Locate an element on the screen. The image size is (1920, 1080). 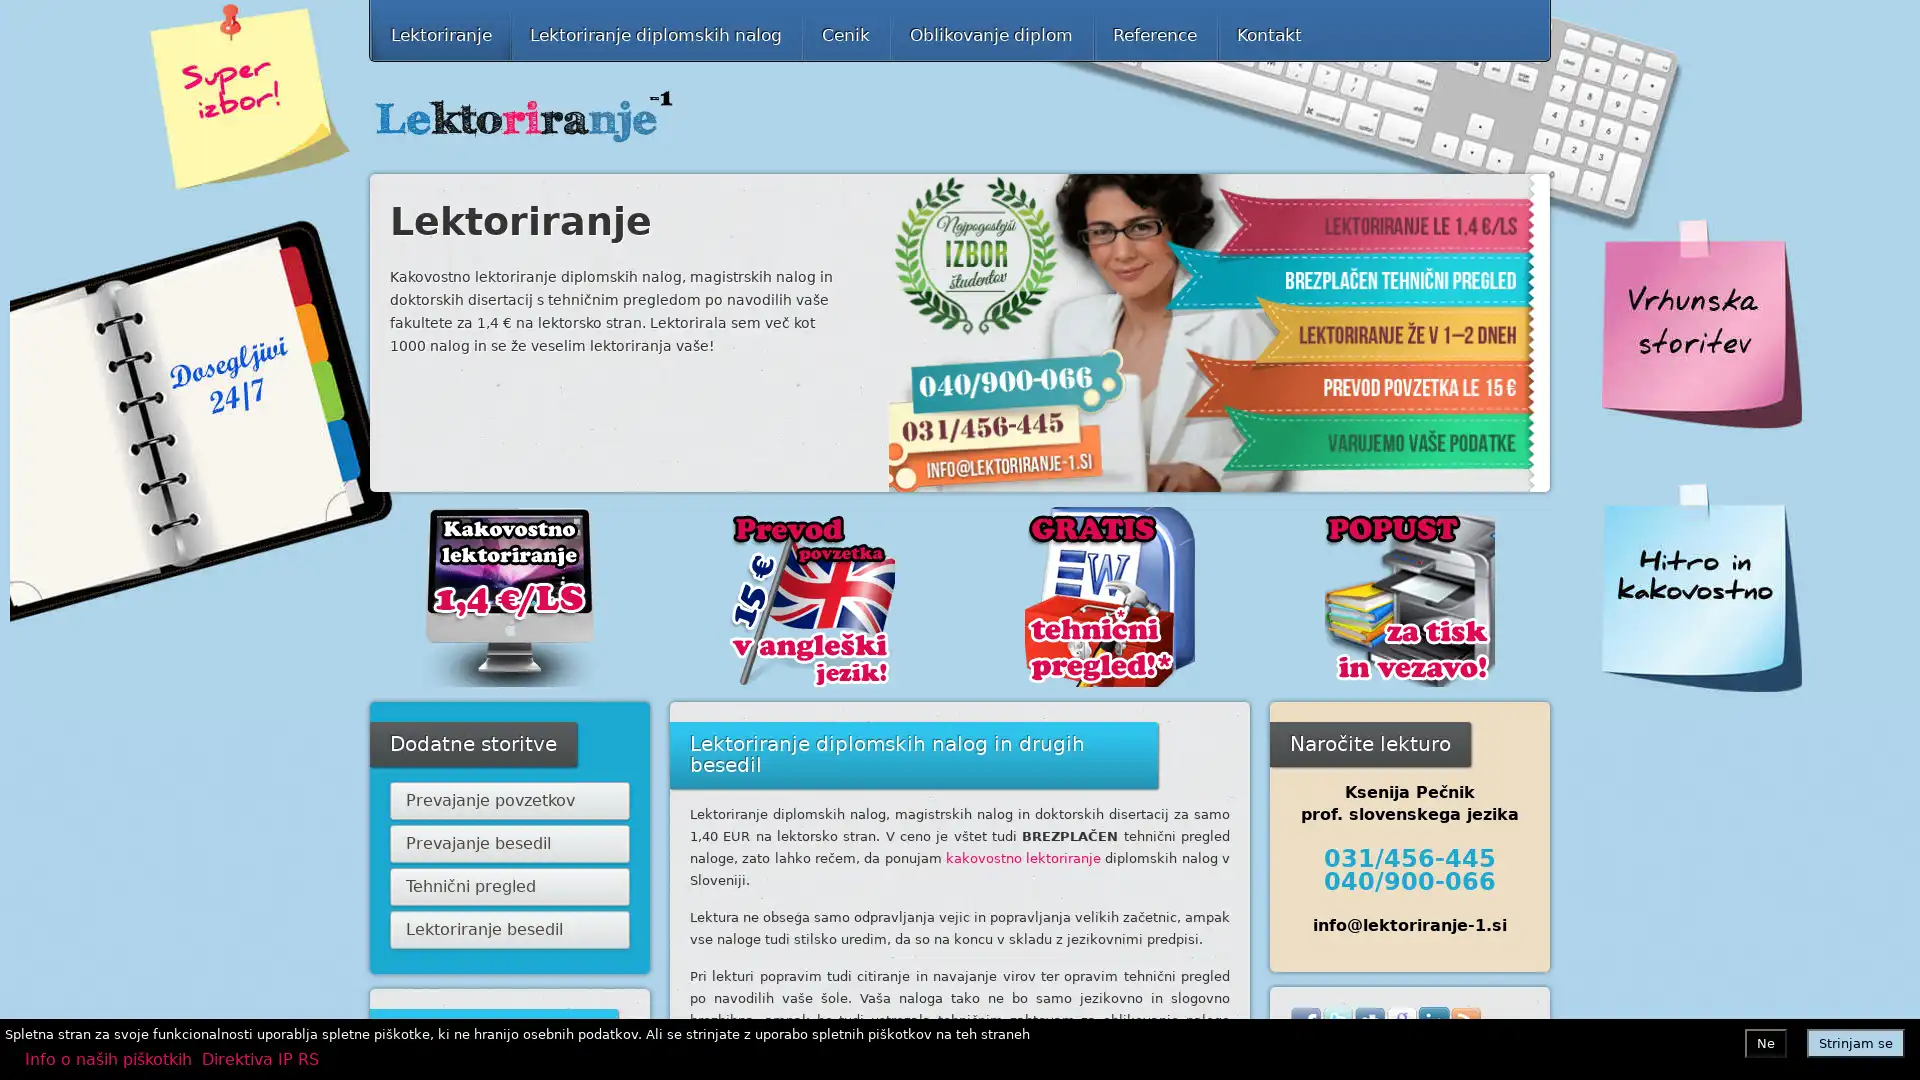
Ne is located at coordinates (1766, 1041).